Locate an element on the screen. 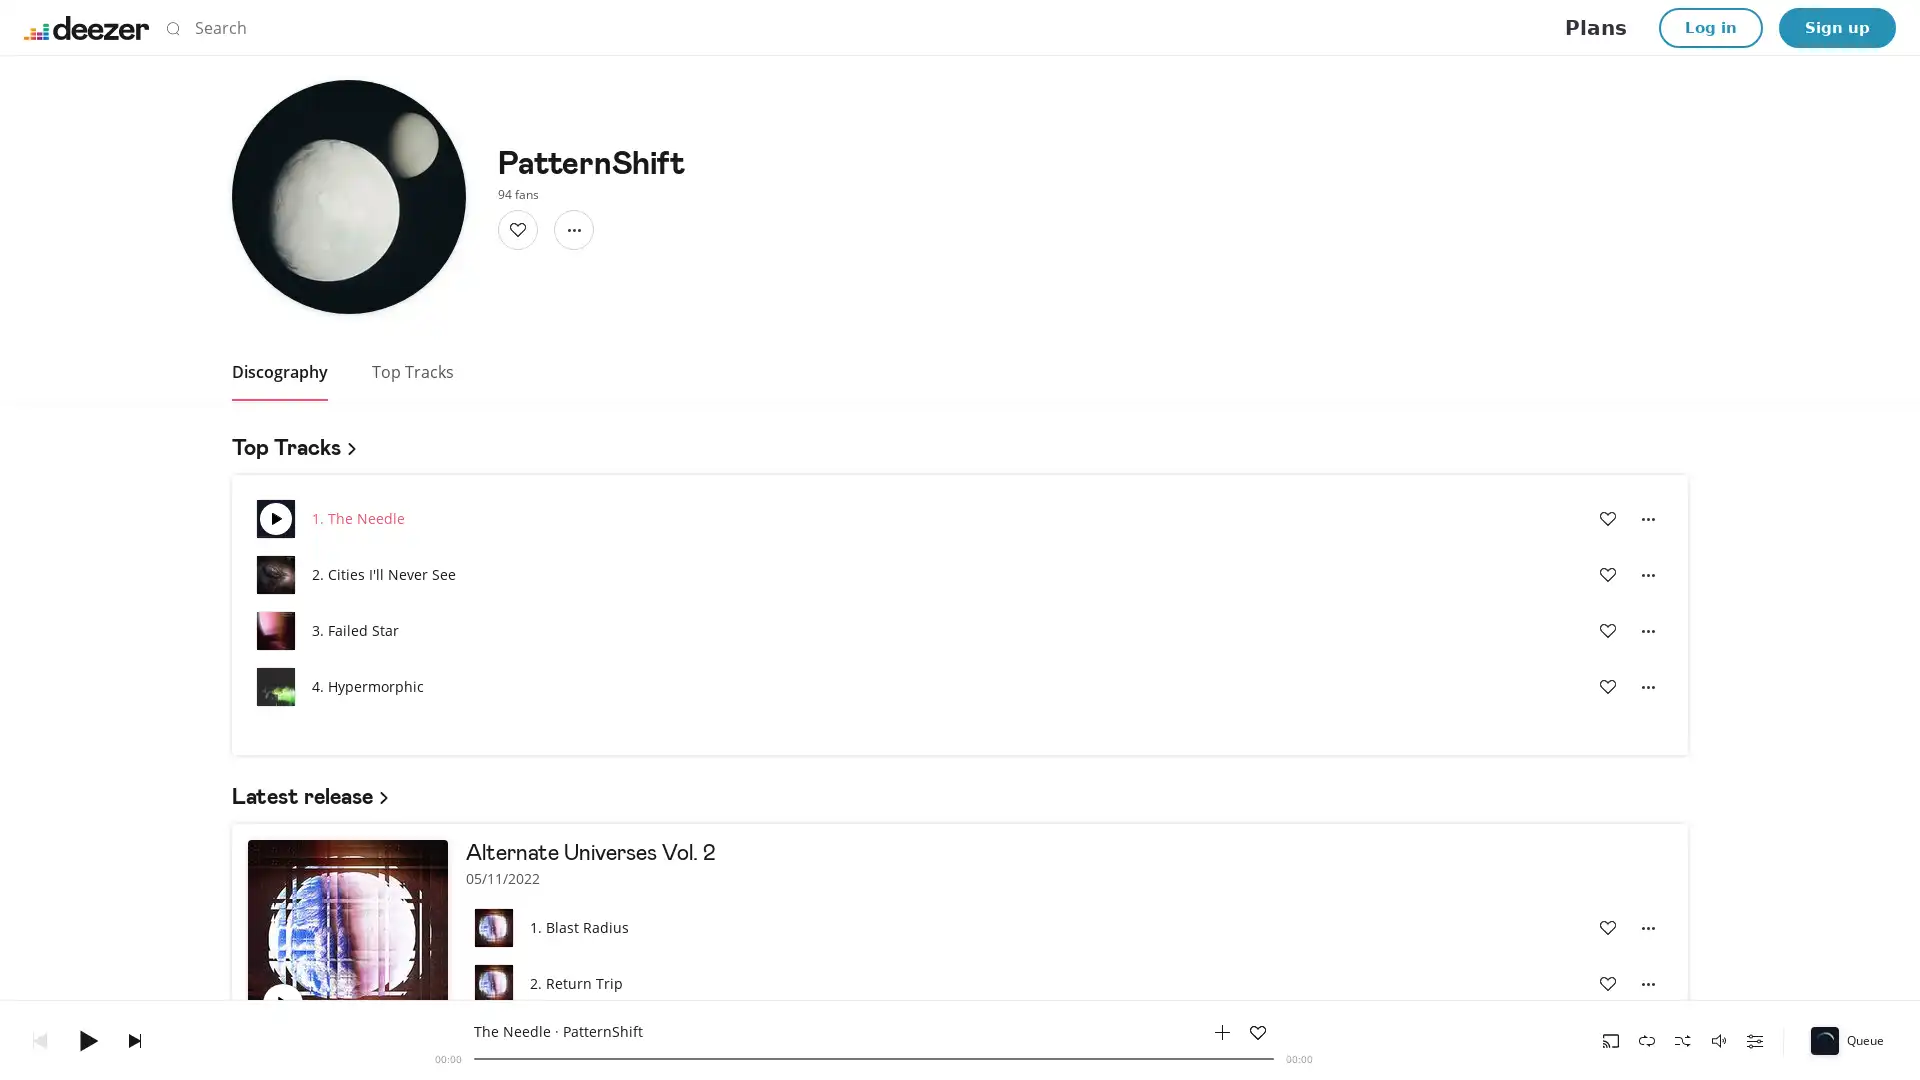 This screenshot has width=1920, height=1080. Chromecast is located at coordinates (1611, 1039).